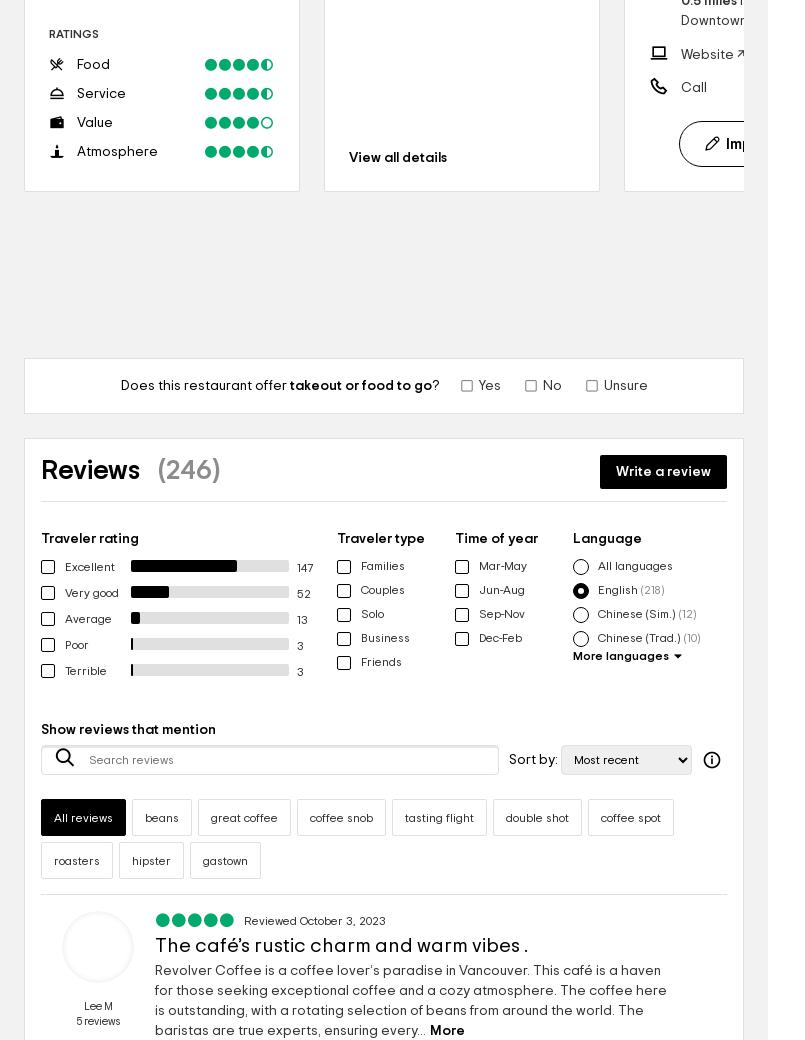  I want to click on 'Show reviews that mention', so click(128, 729).